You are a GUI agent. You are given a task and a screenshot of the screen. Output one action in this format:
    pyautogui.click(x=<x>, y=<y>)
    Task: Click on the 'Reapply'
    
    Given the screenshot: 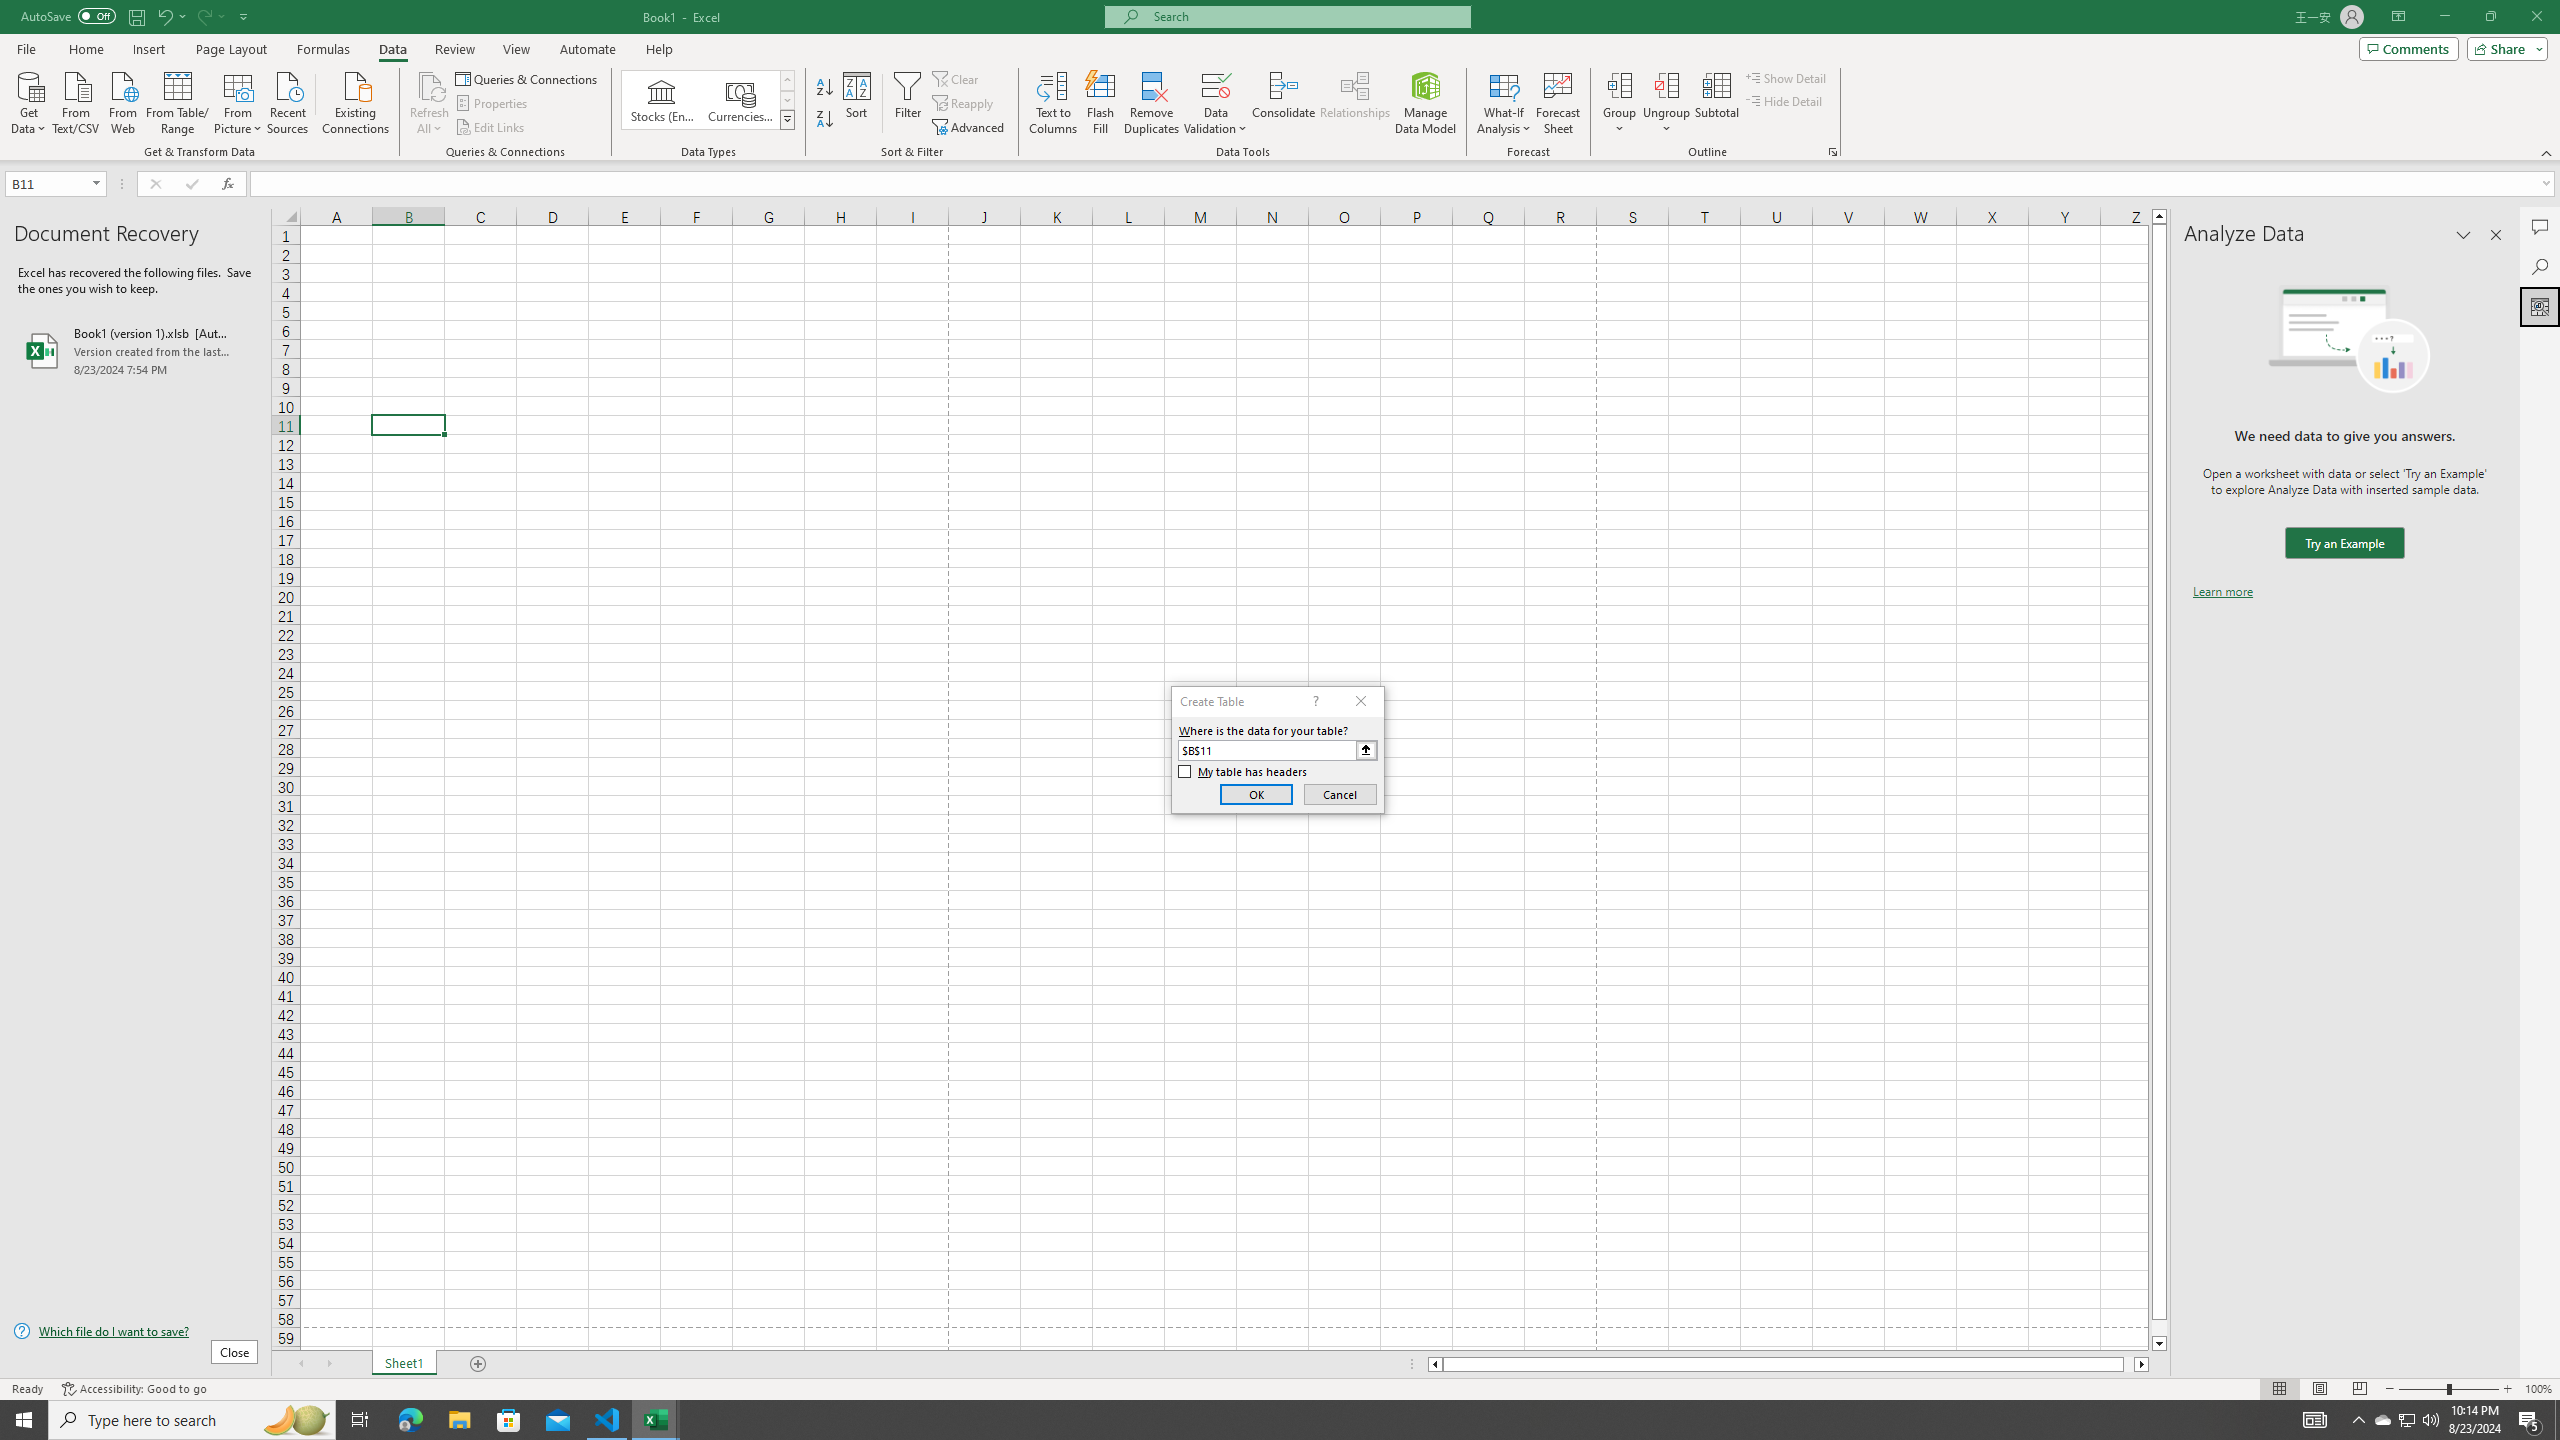 What is the action you would take?
    pyautogui.click(x=965, y=103)
    